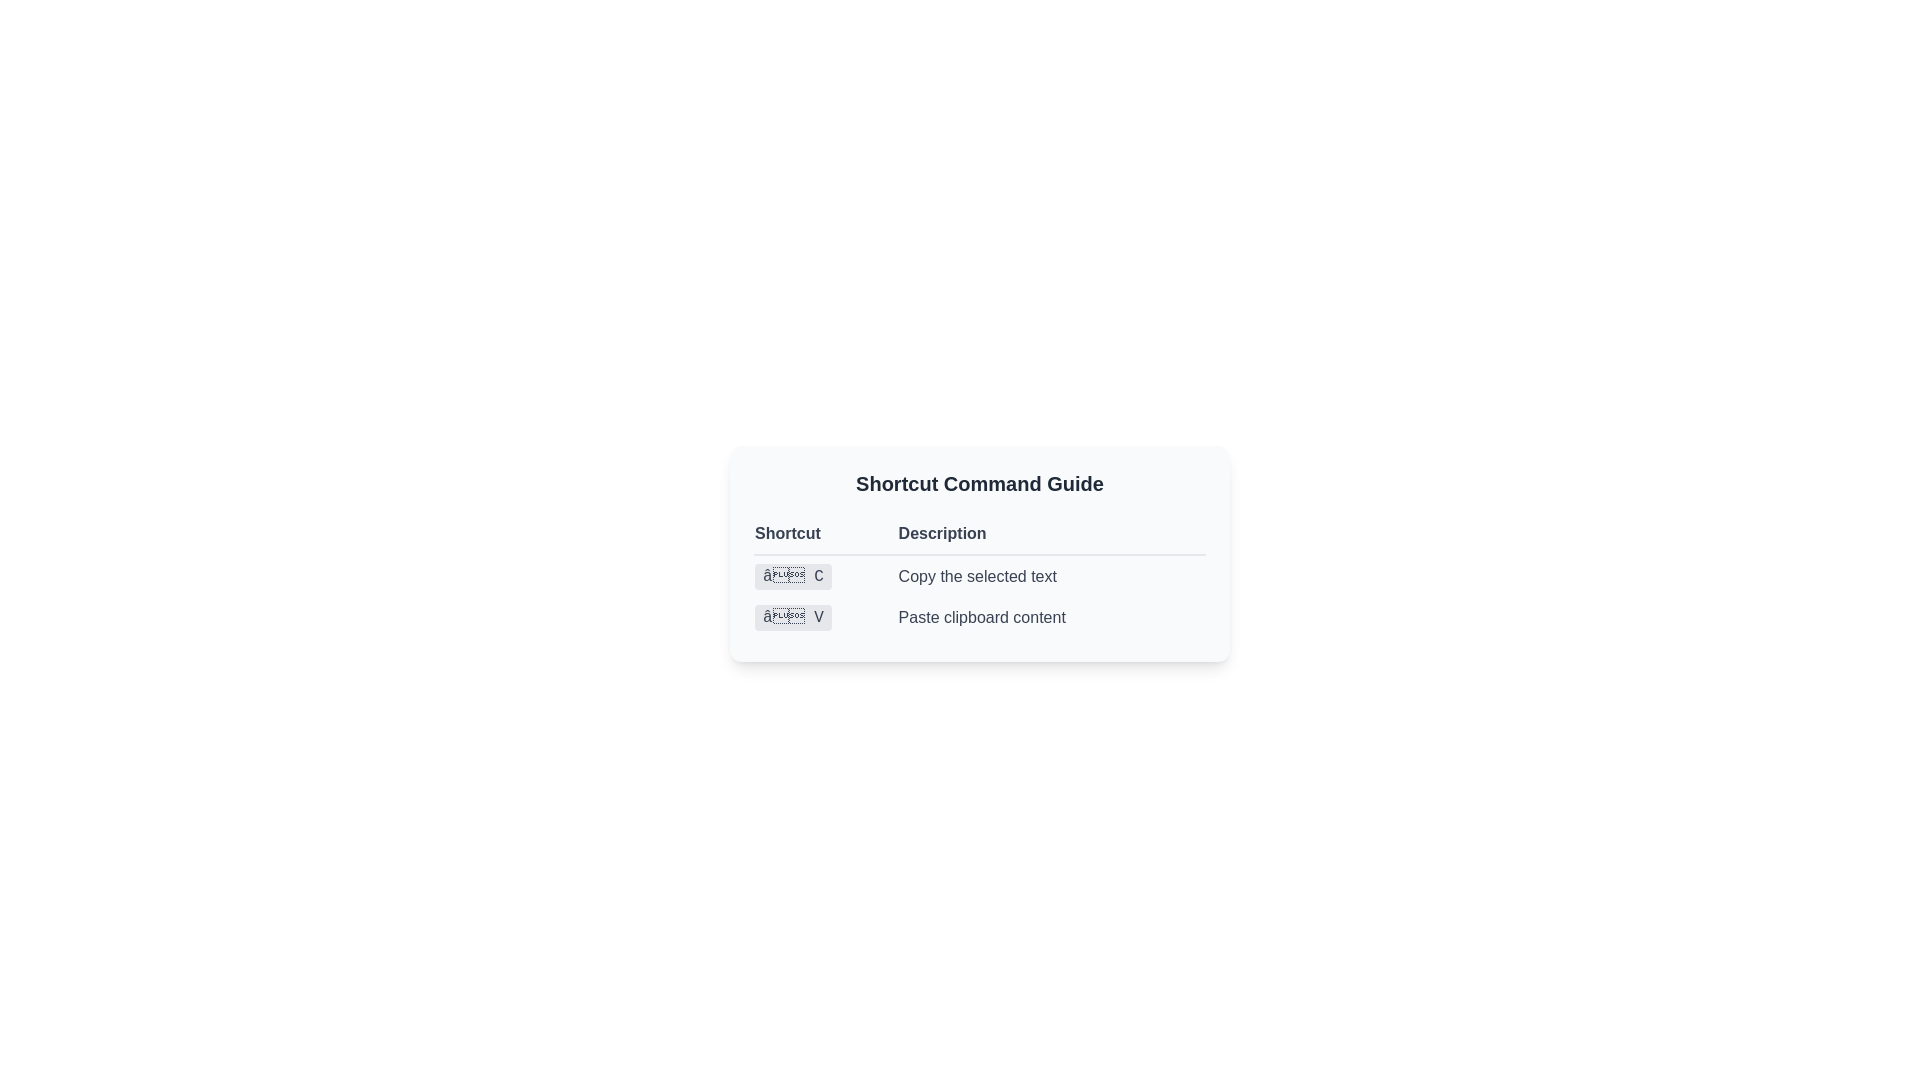 The image size is (1920, 1080). Describe the element at coordinates (1050, 616) in the screenshot. I see `the Text label describing the keyboard shortcut '⌘ V' for pasting clipboard content, which is located in the second row under the 'Description' column` at that location.